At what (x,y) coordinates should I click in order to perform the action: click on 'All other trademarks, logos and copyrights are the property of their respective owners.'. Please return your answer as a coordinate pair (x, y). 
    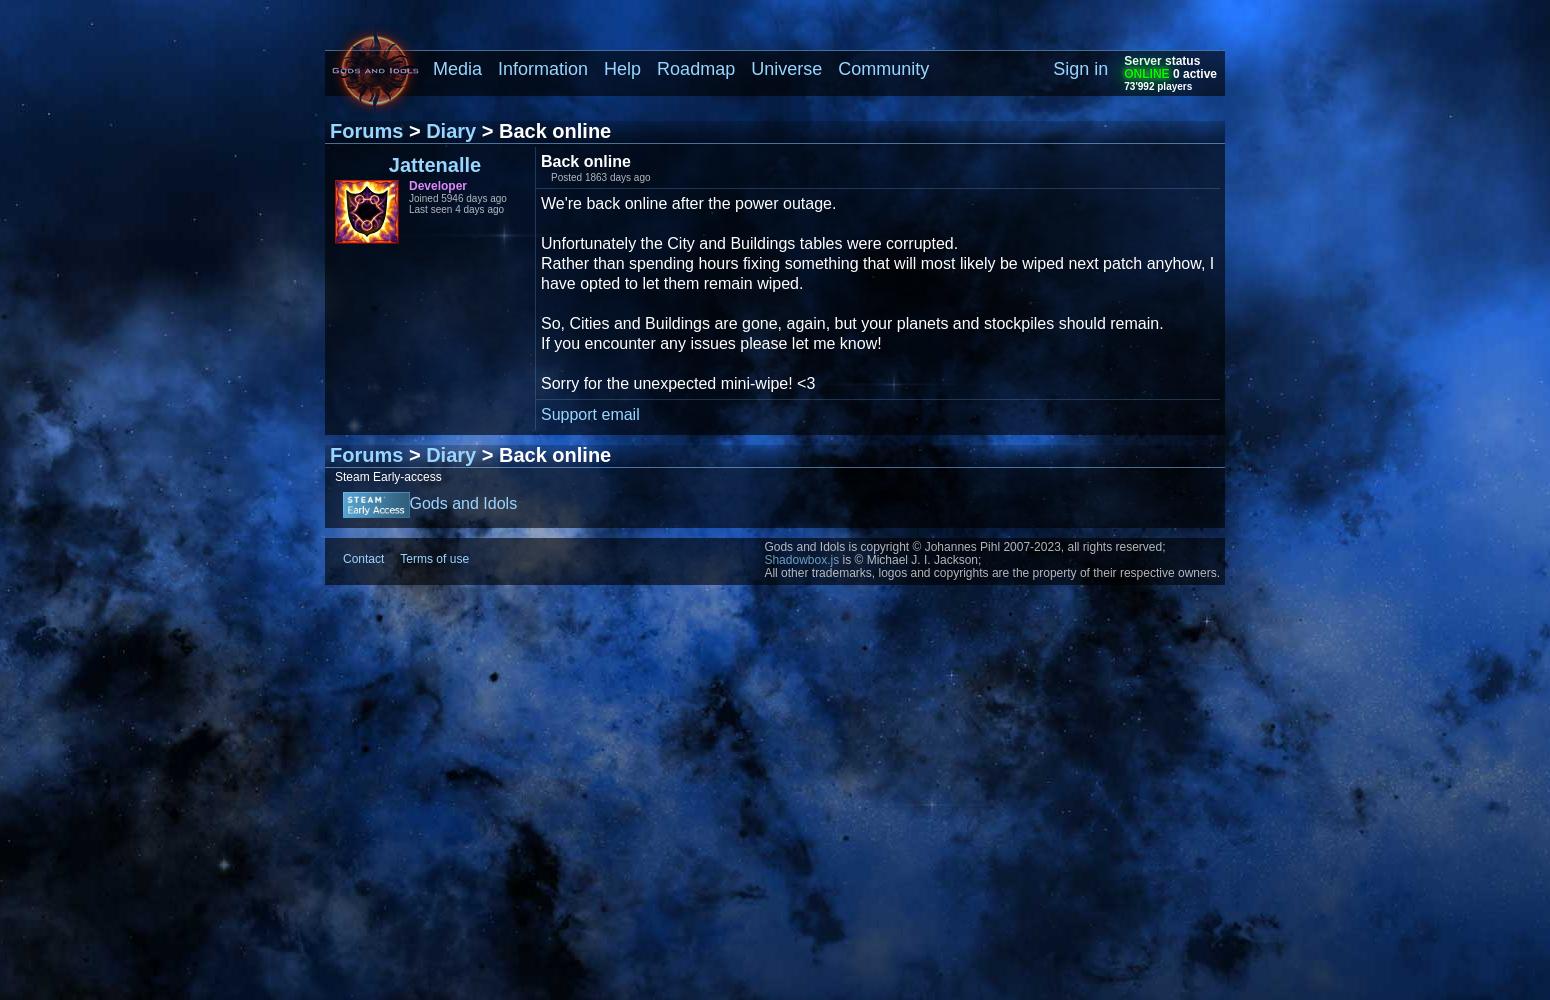
    Looking at the image, I should click on (991, 572).